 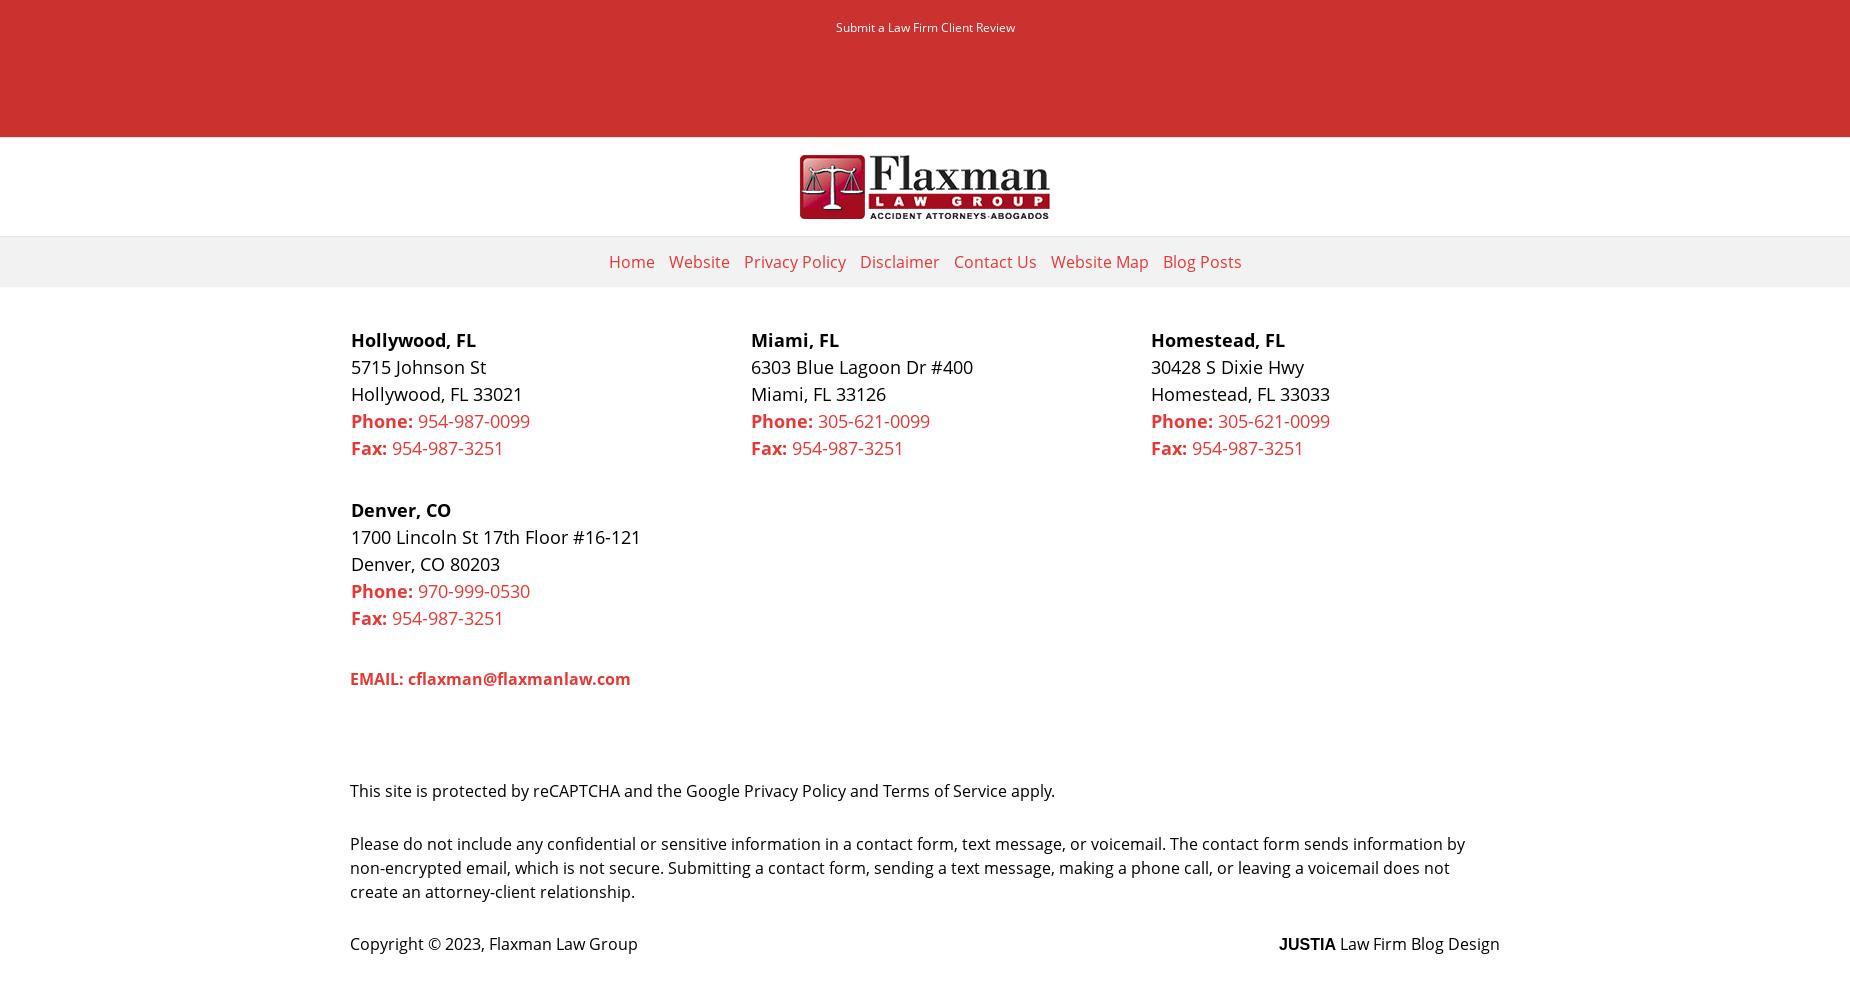 I want to click on '1700 Lincoln St 17th Floor #16-121', so click(x=349, y=535).